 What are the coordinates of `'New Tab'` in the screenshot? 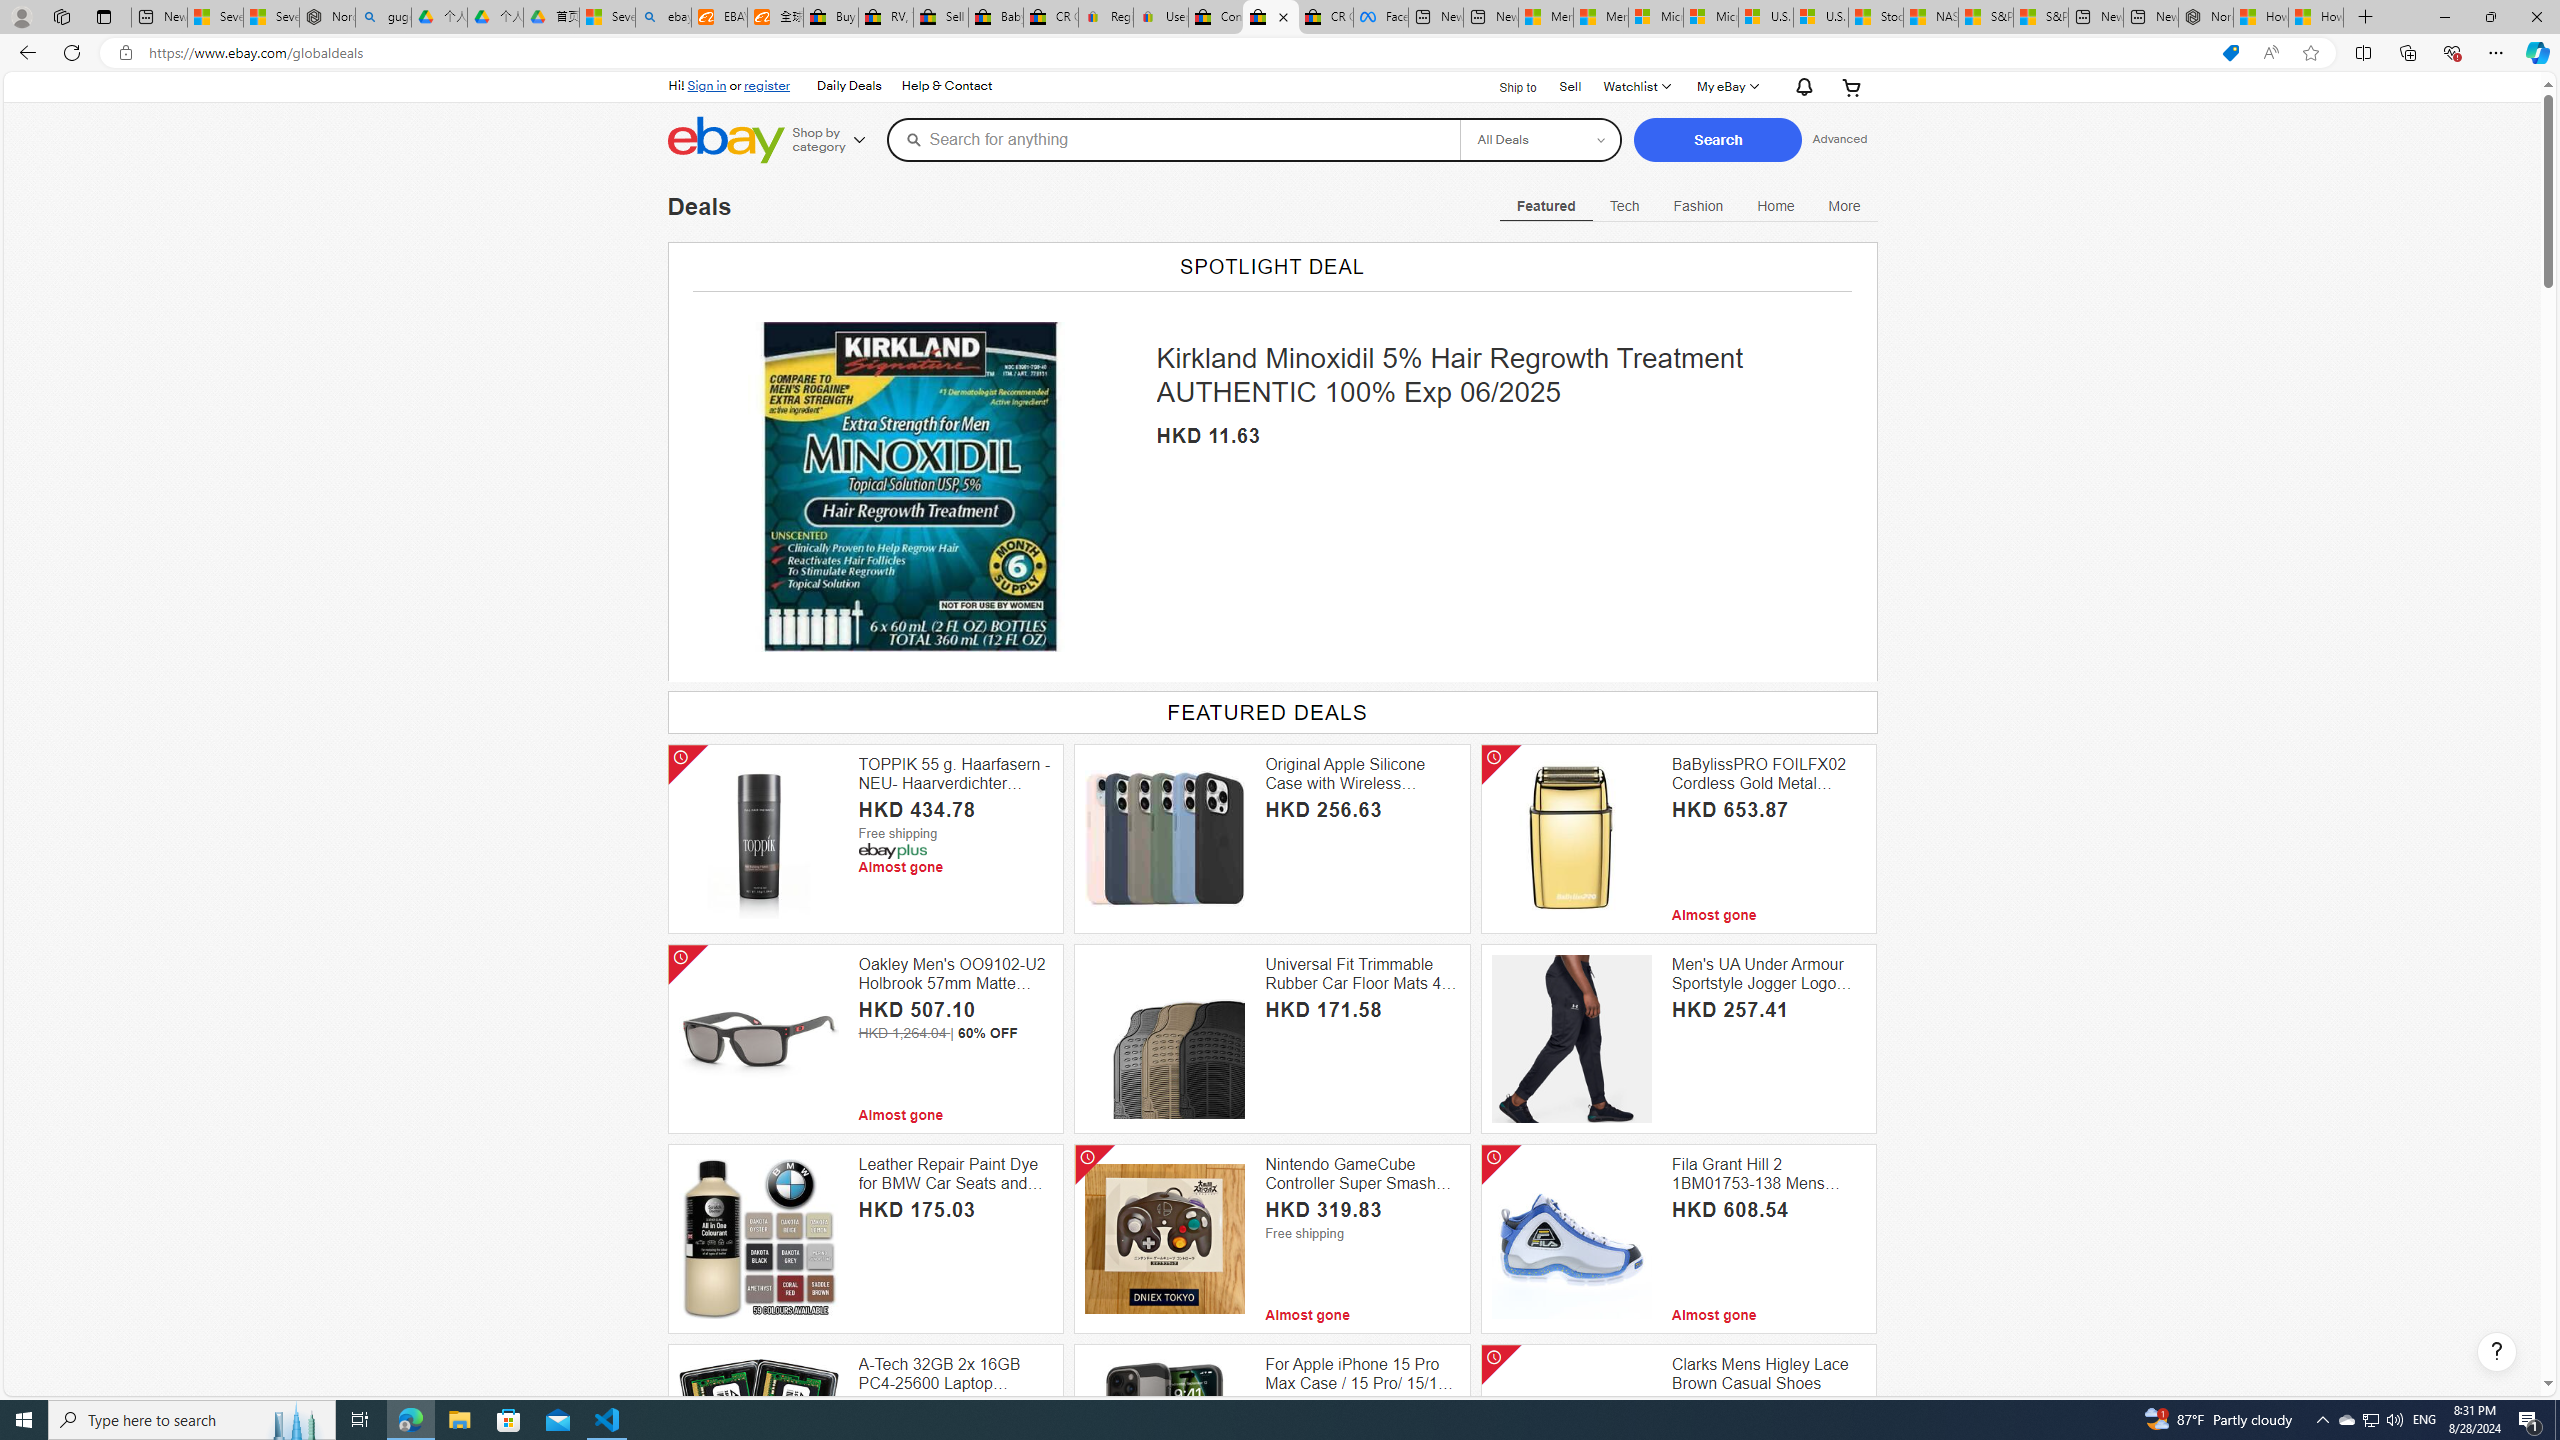 It's located at (2365, 16).